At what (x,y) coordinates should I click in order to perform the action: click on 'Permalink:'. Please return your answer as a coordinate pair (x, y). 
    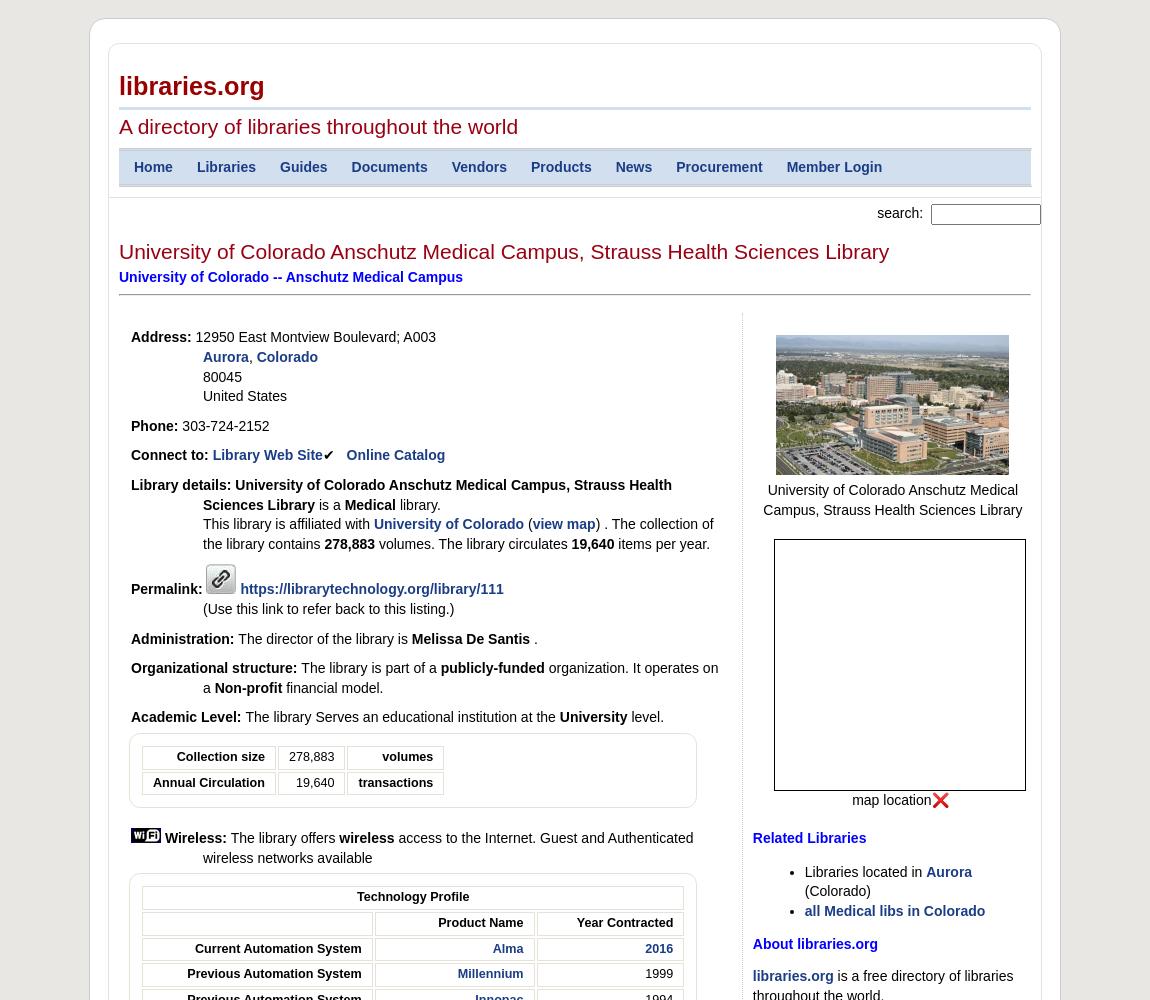
    Looking at the image, I should click on (129, 588).